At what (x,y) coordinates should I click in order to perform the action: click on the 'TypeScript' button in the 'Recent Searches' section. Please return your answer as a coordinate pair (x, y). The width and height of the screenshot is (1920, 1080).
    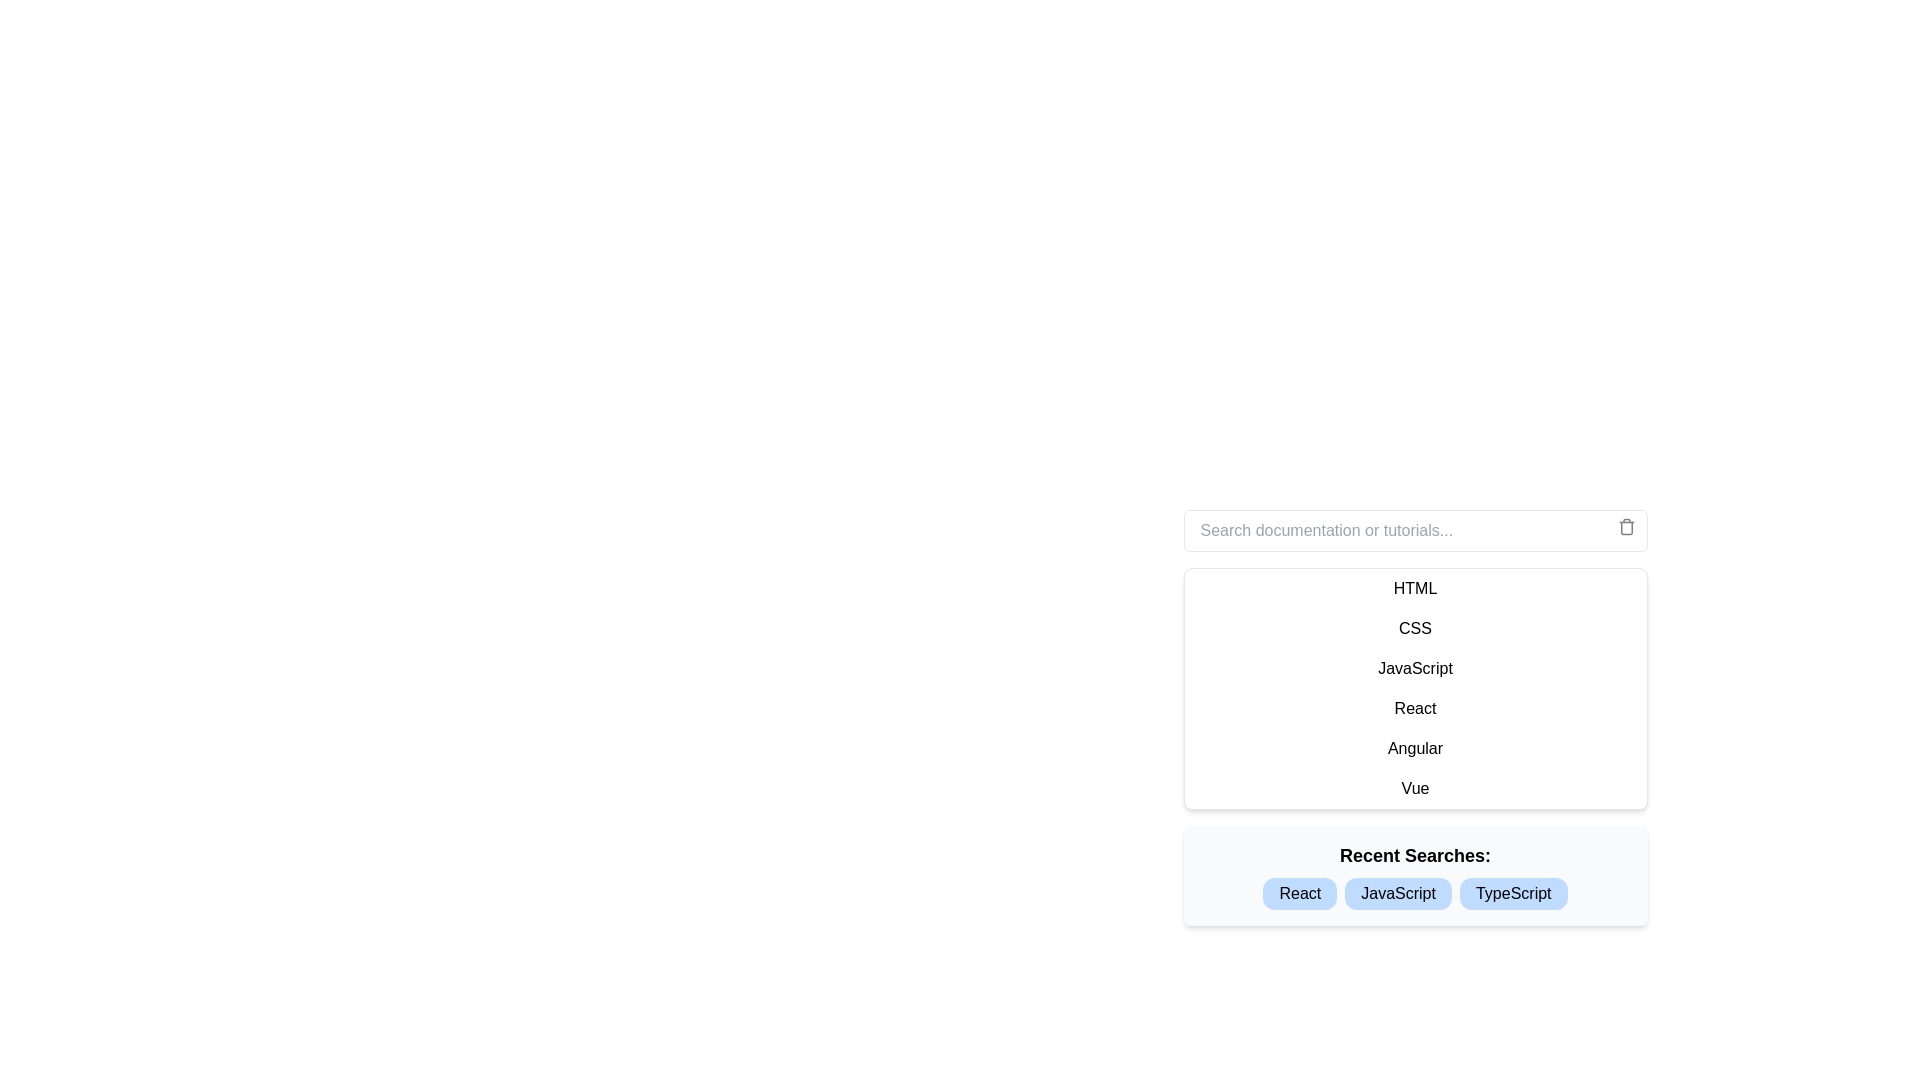
    Looking at the image, I should click on (1513, 893).